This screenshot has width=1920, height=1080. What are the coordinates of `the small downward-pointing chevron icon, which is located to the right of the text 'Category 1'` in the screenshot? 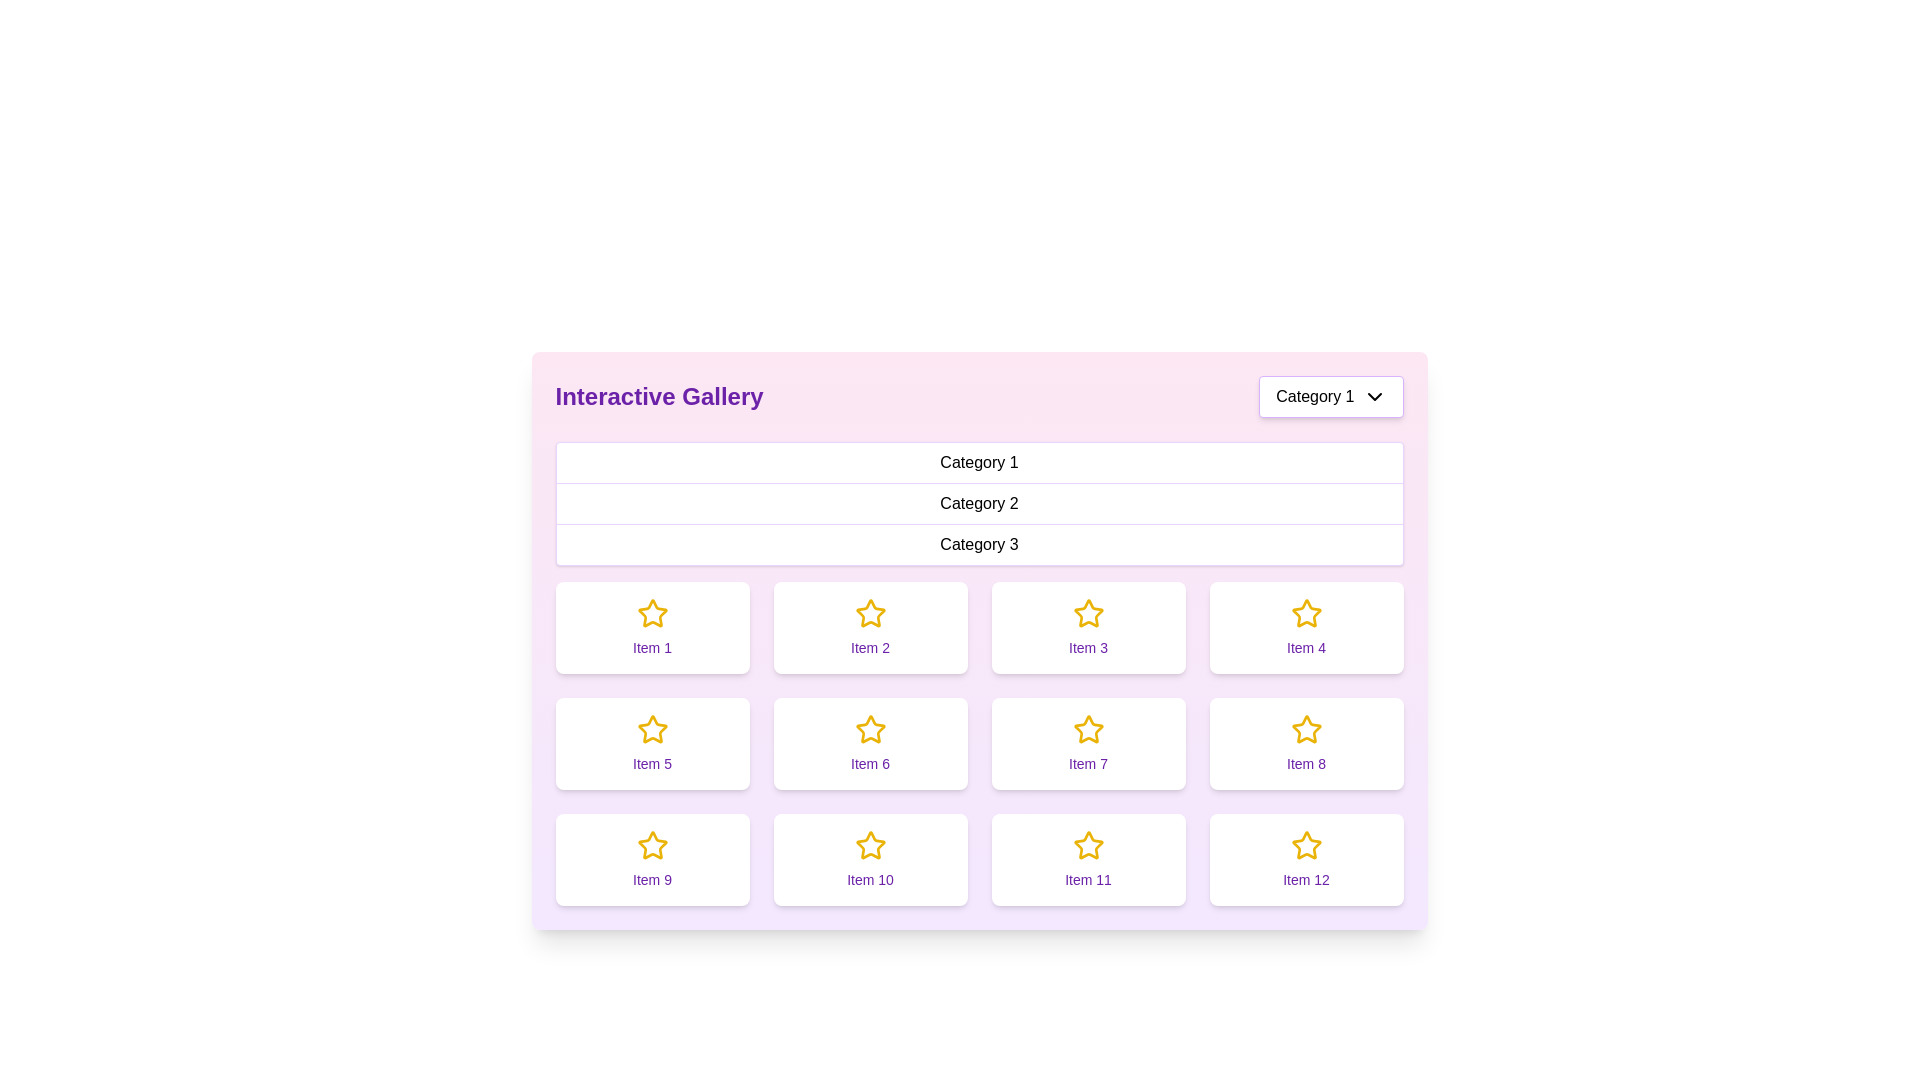 It's located at (1373, 397).